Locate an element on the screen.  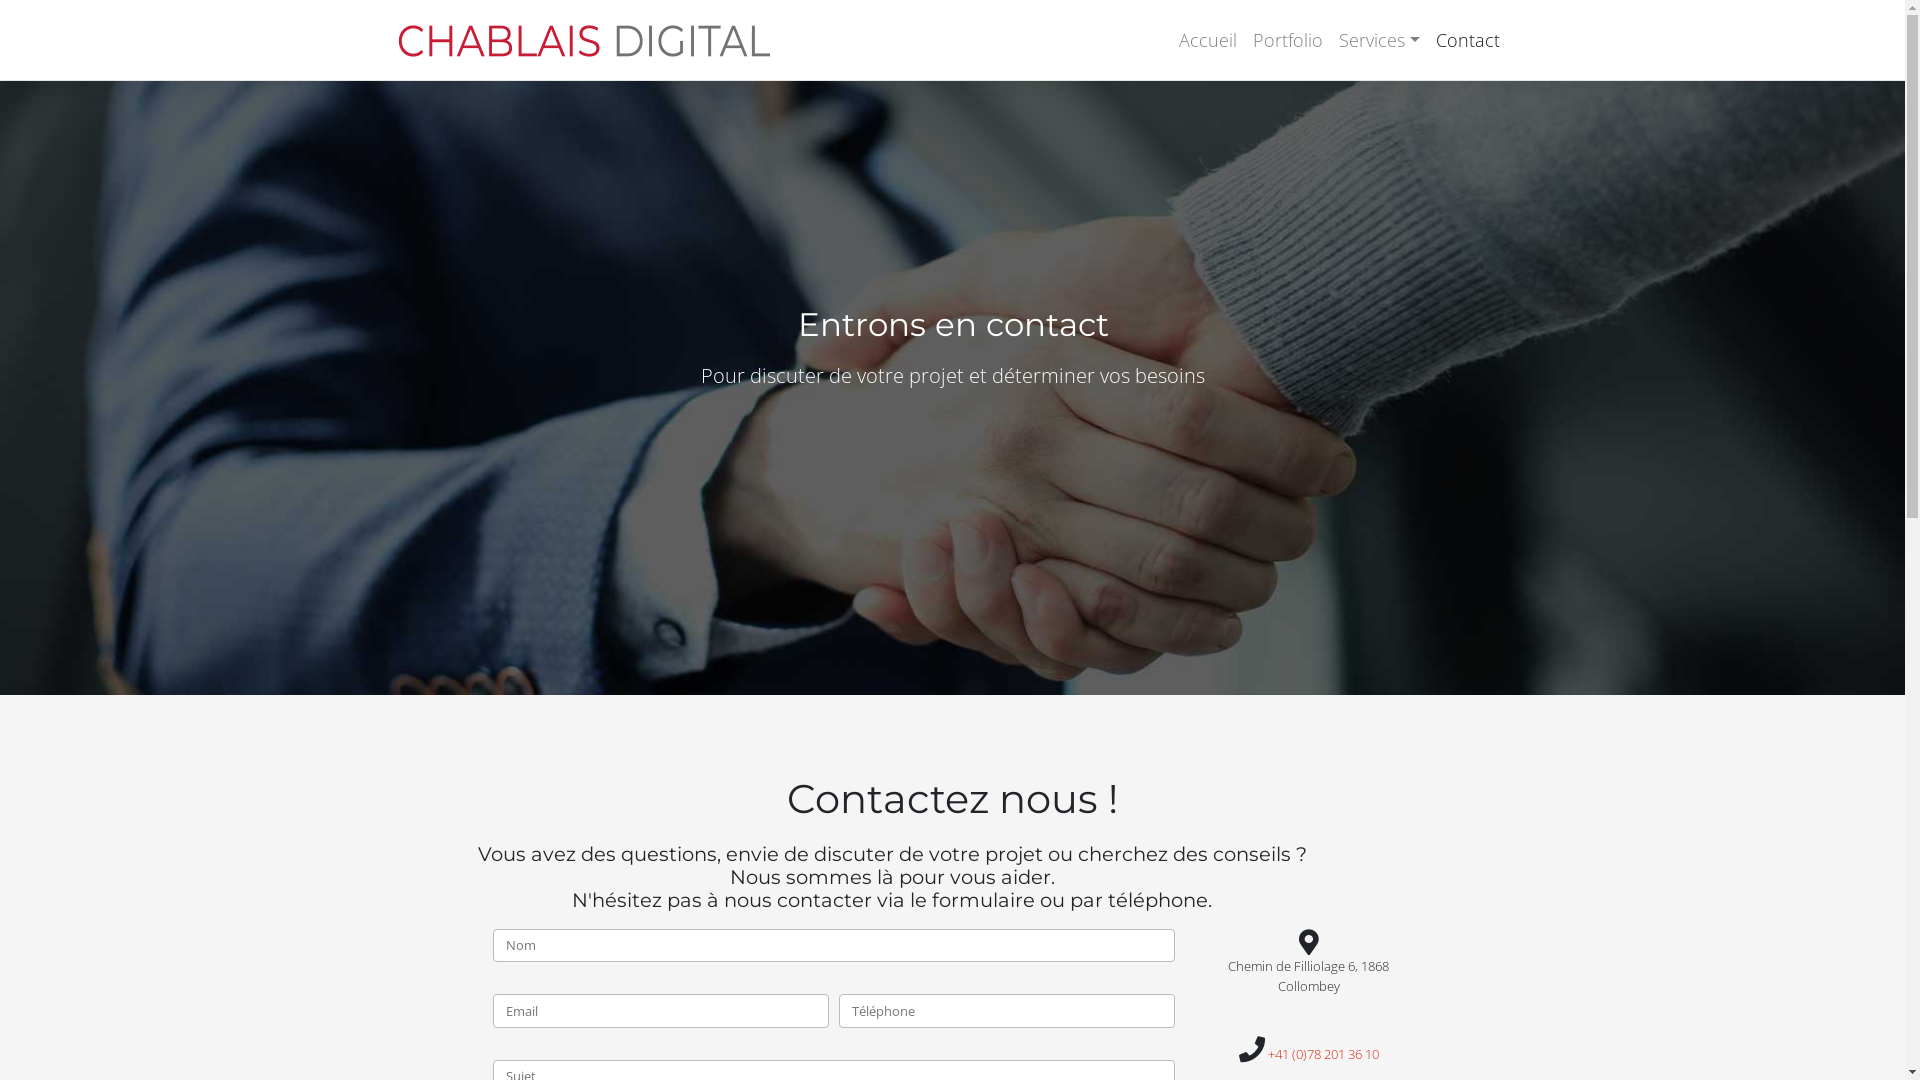
'Accueil' is located at coordinates (1207, 39).